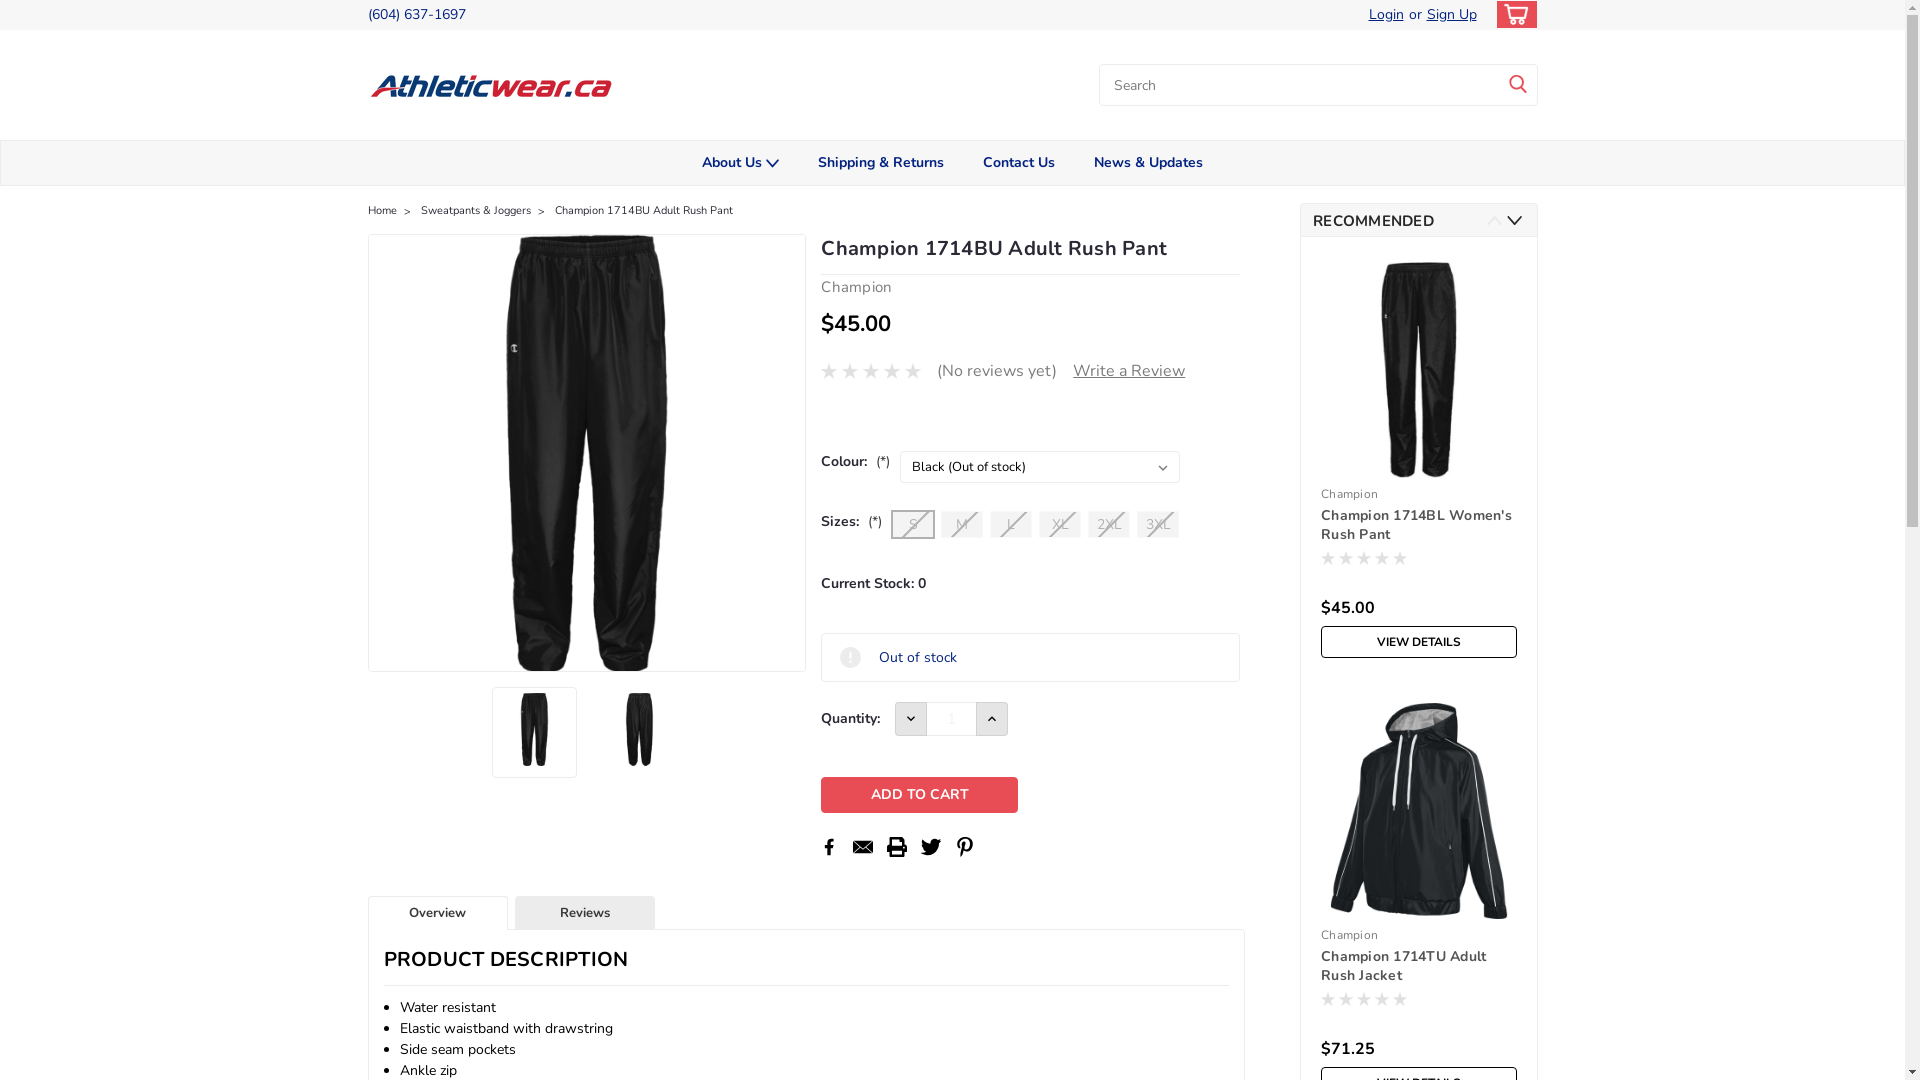 This screenshot has width=1920, height=1080. Describe the element at coordinates (930, 847) in the screenshot. I see `'Twitter'` at that location.